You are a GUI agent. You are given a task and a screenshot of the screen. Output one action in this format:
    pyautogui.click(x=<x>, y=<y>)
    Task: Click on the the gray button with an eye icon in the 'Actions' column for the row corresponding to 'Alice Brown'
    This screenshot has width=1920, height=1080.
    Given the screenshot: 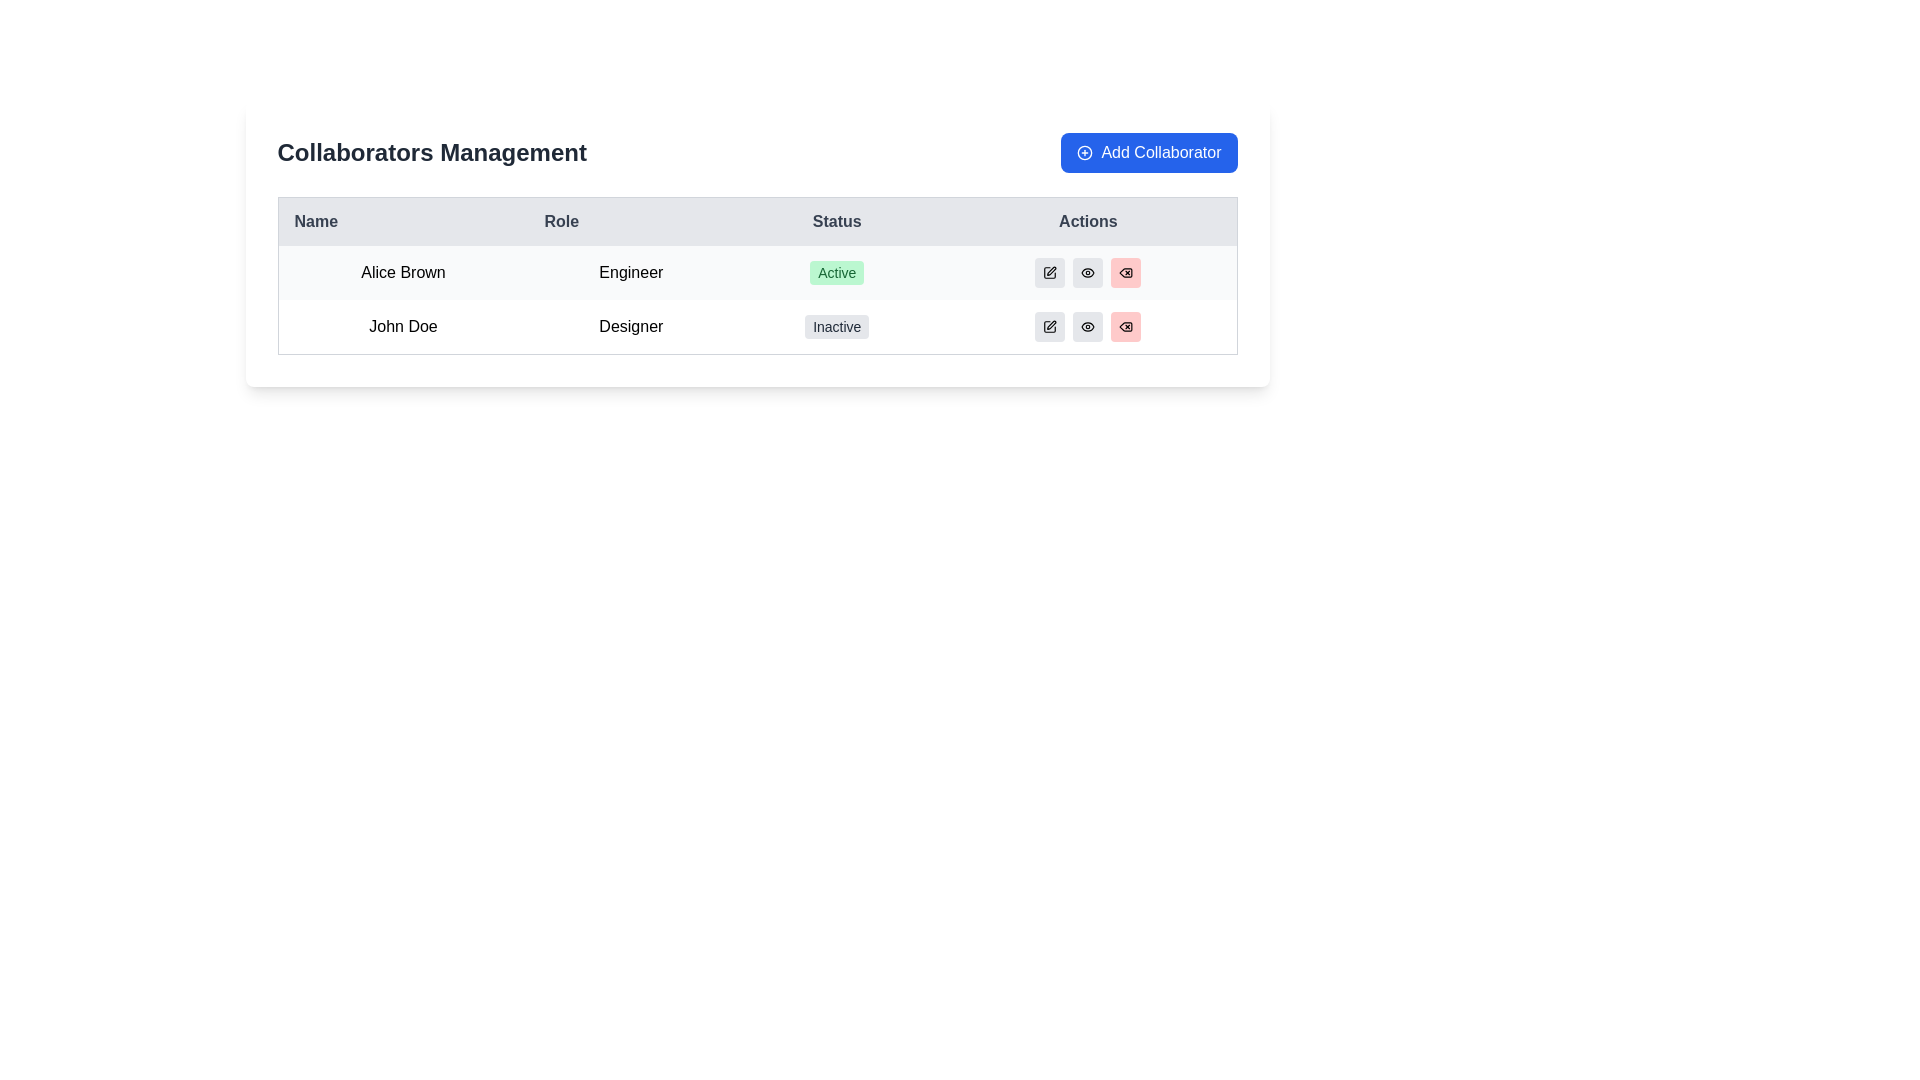 What is the action you would take?
    pyautogui.click(x=1087, y=273)
    